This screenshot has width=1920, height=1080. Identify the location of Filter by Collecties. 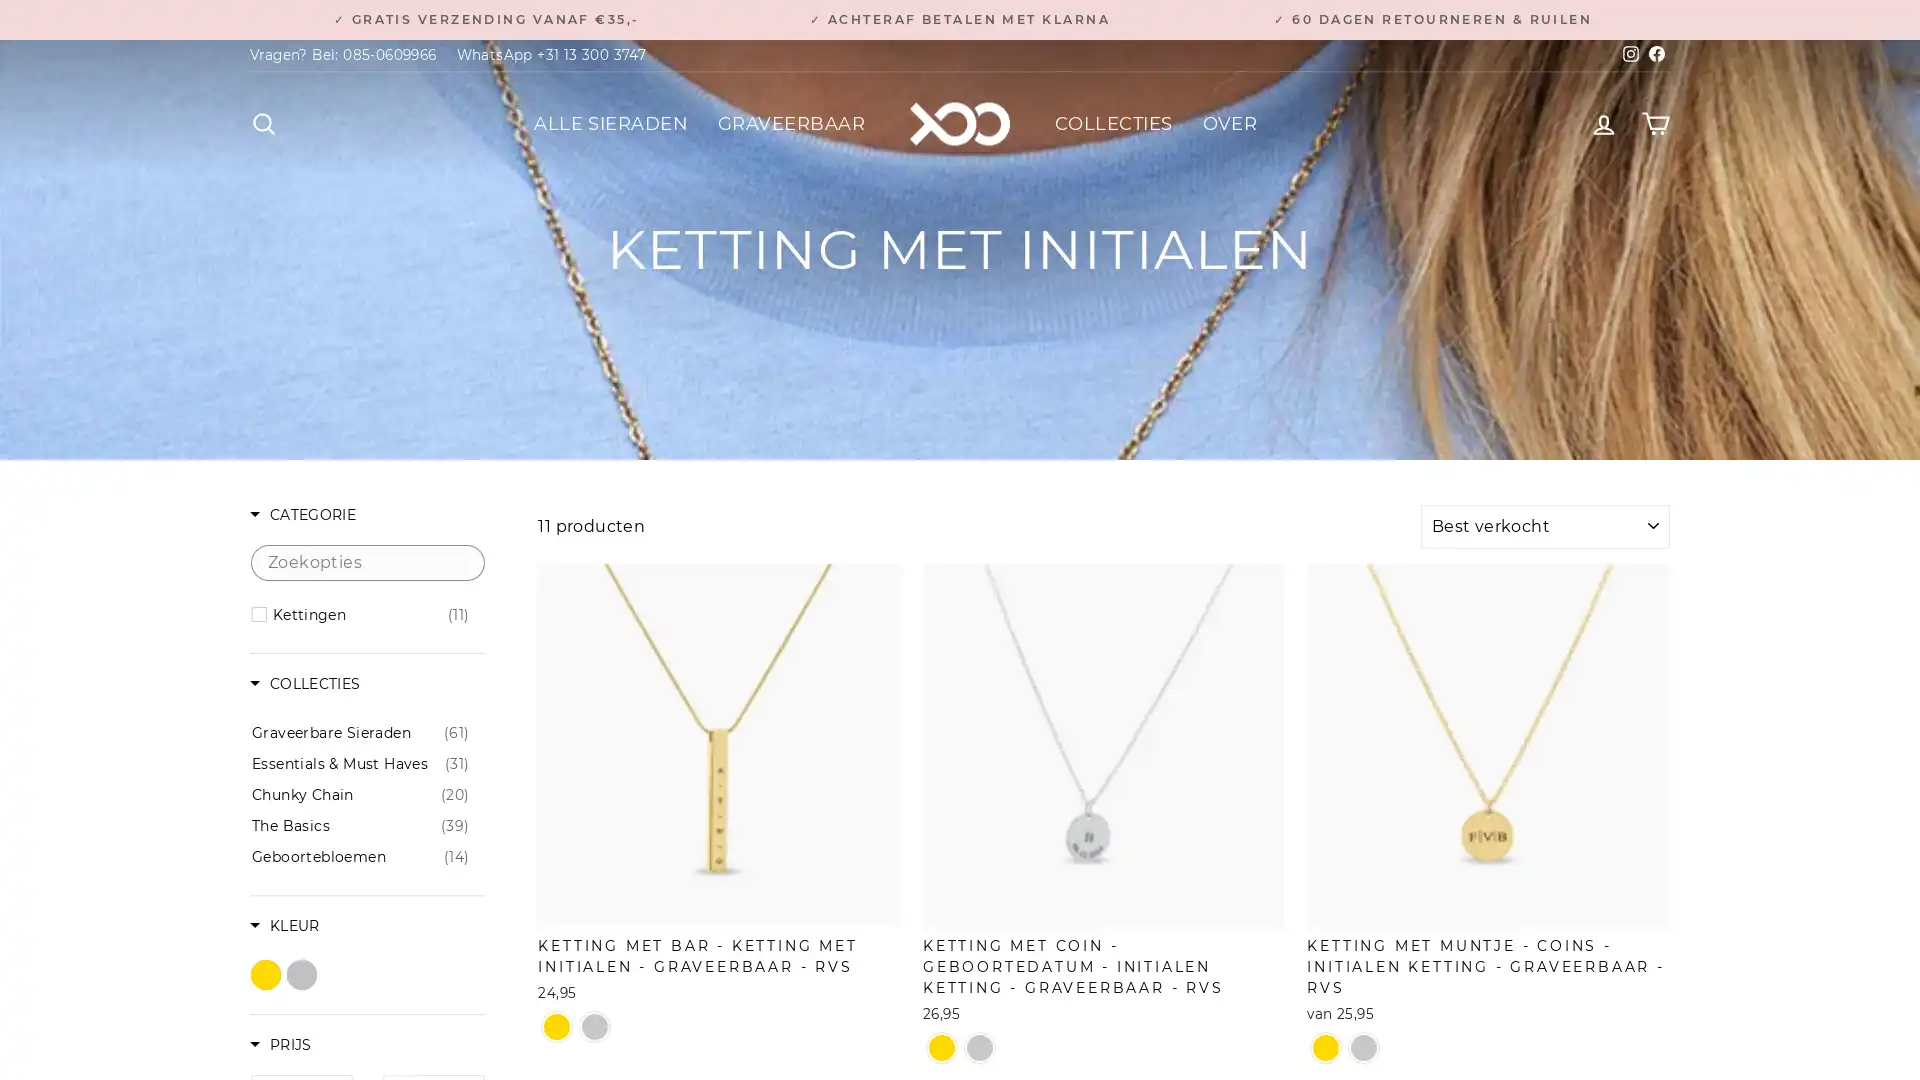
(304, 684).